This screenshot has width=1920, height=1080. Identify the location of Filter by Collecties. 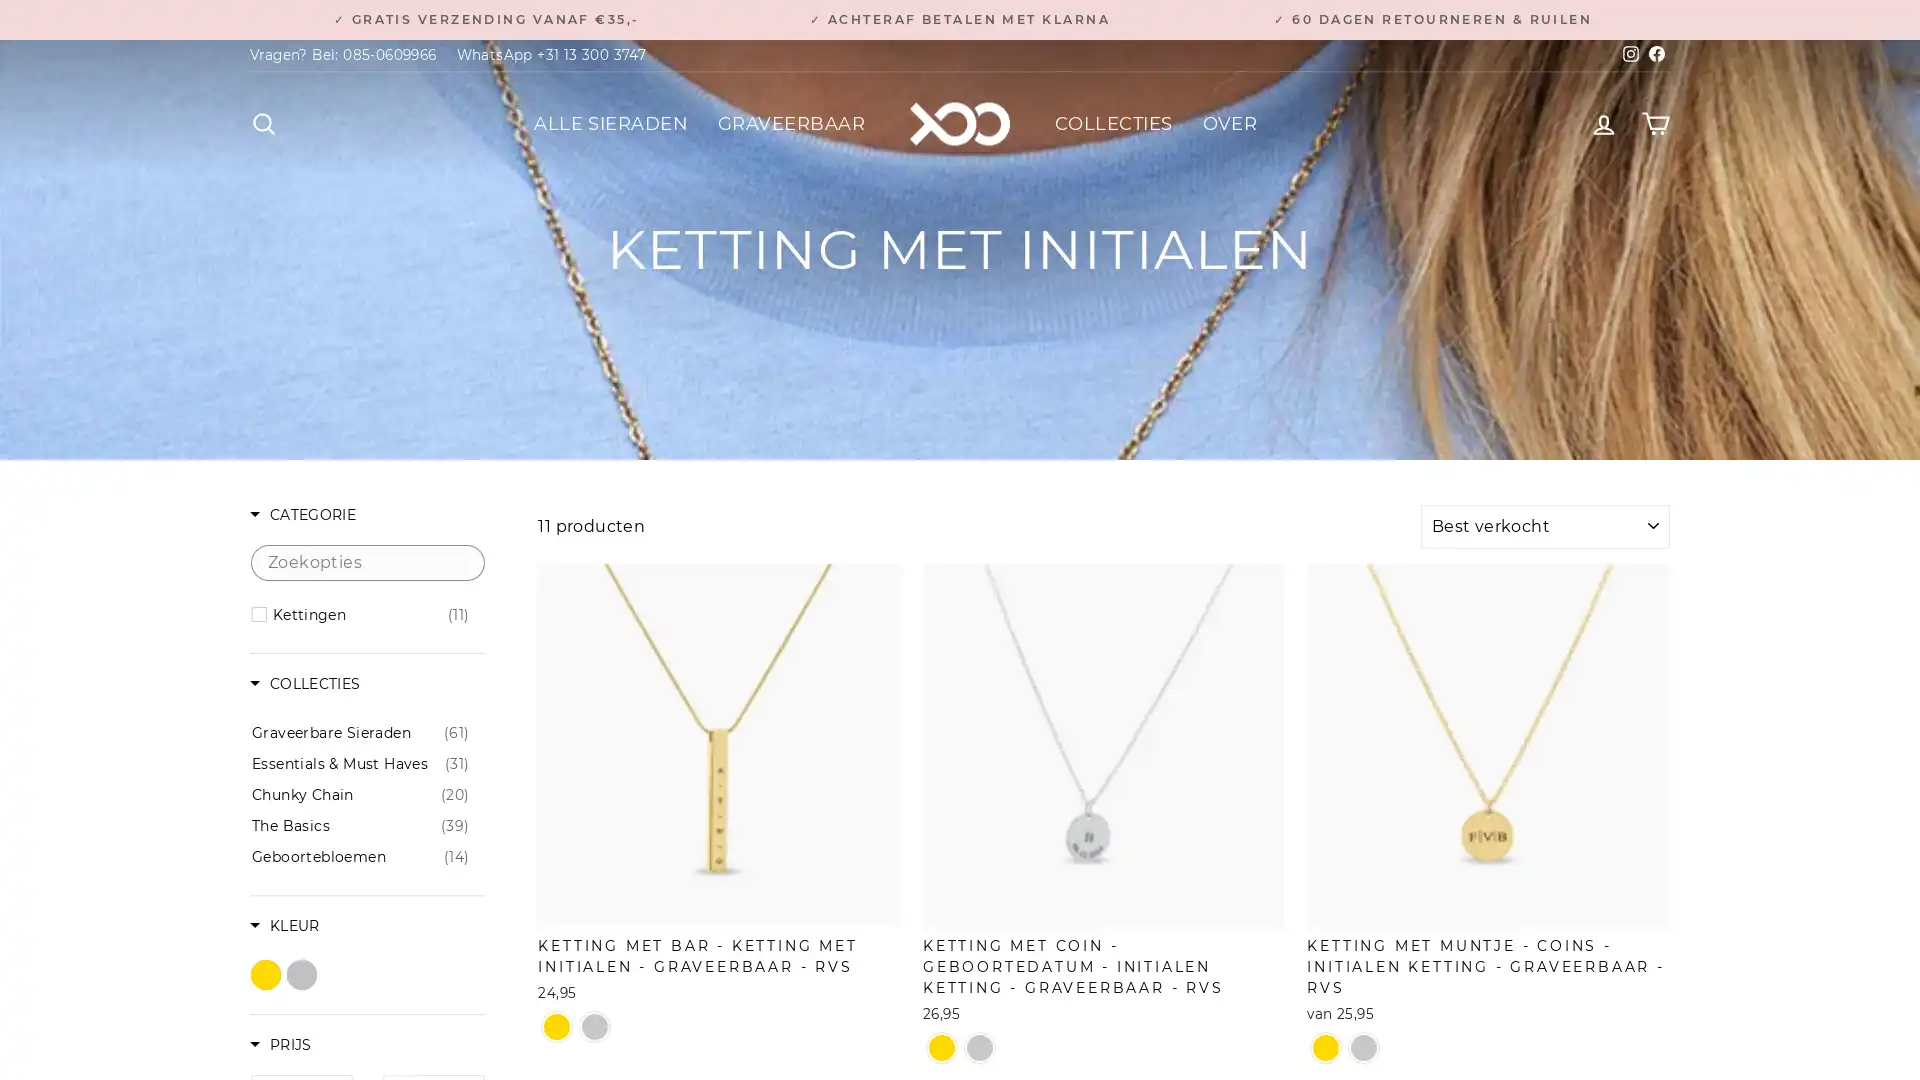
(304, 684).